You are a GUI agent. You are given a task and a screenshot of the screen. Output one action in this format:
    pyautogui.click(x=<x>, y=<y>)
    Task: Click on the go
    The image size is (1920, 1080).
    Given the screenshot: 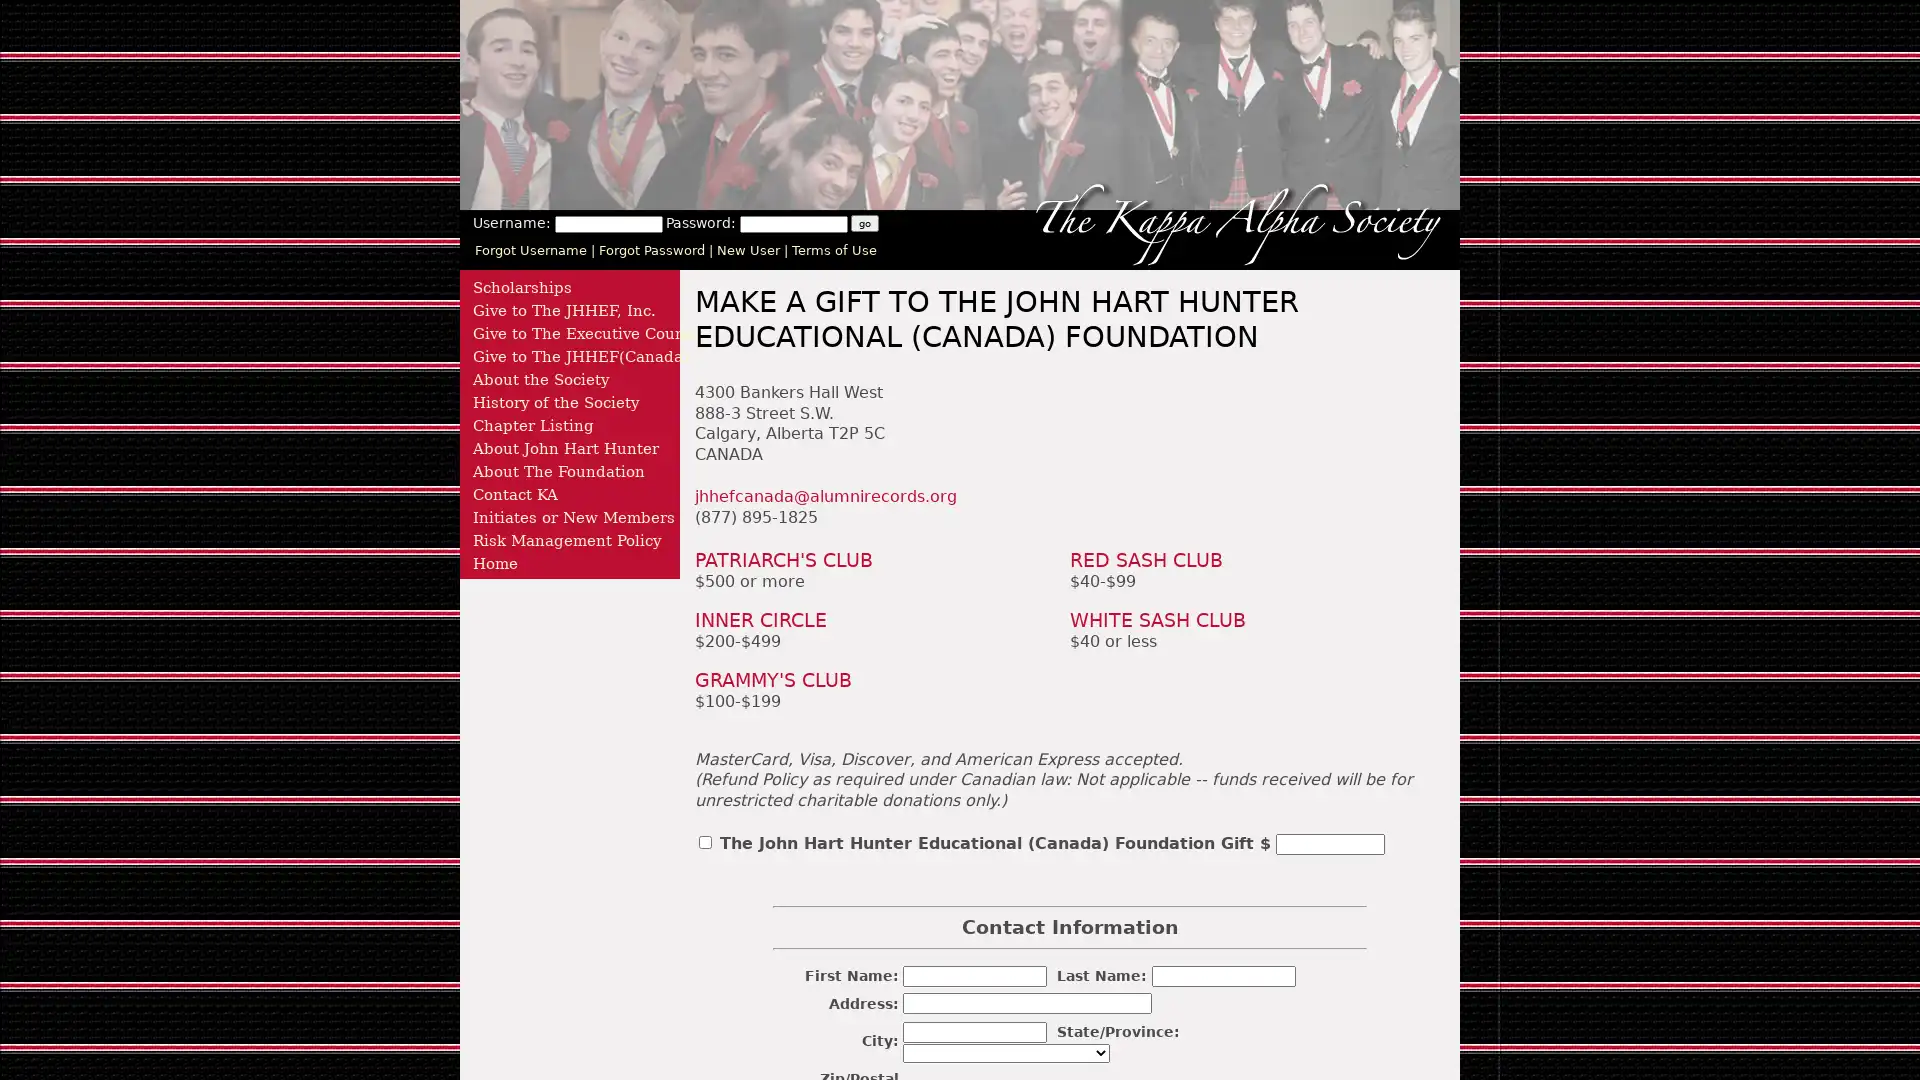 What is the action you would take?
    pyautogui.click(x=864, y=223)
    